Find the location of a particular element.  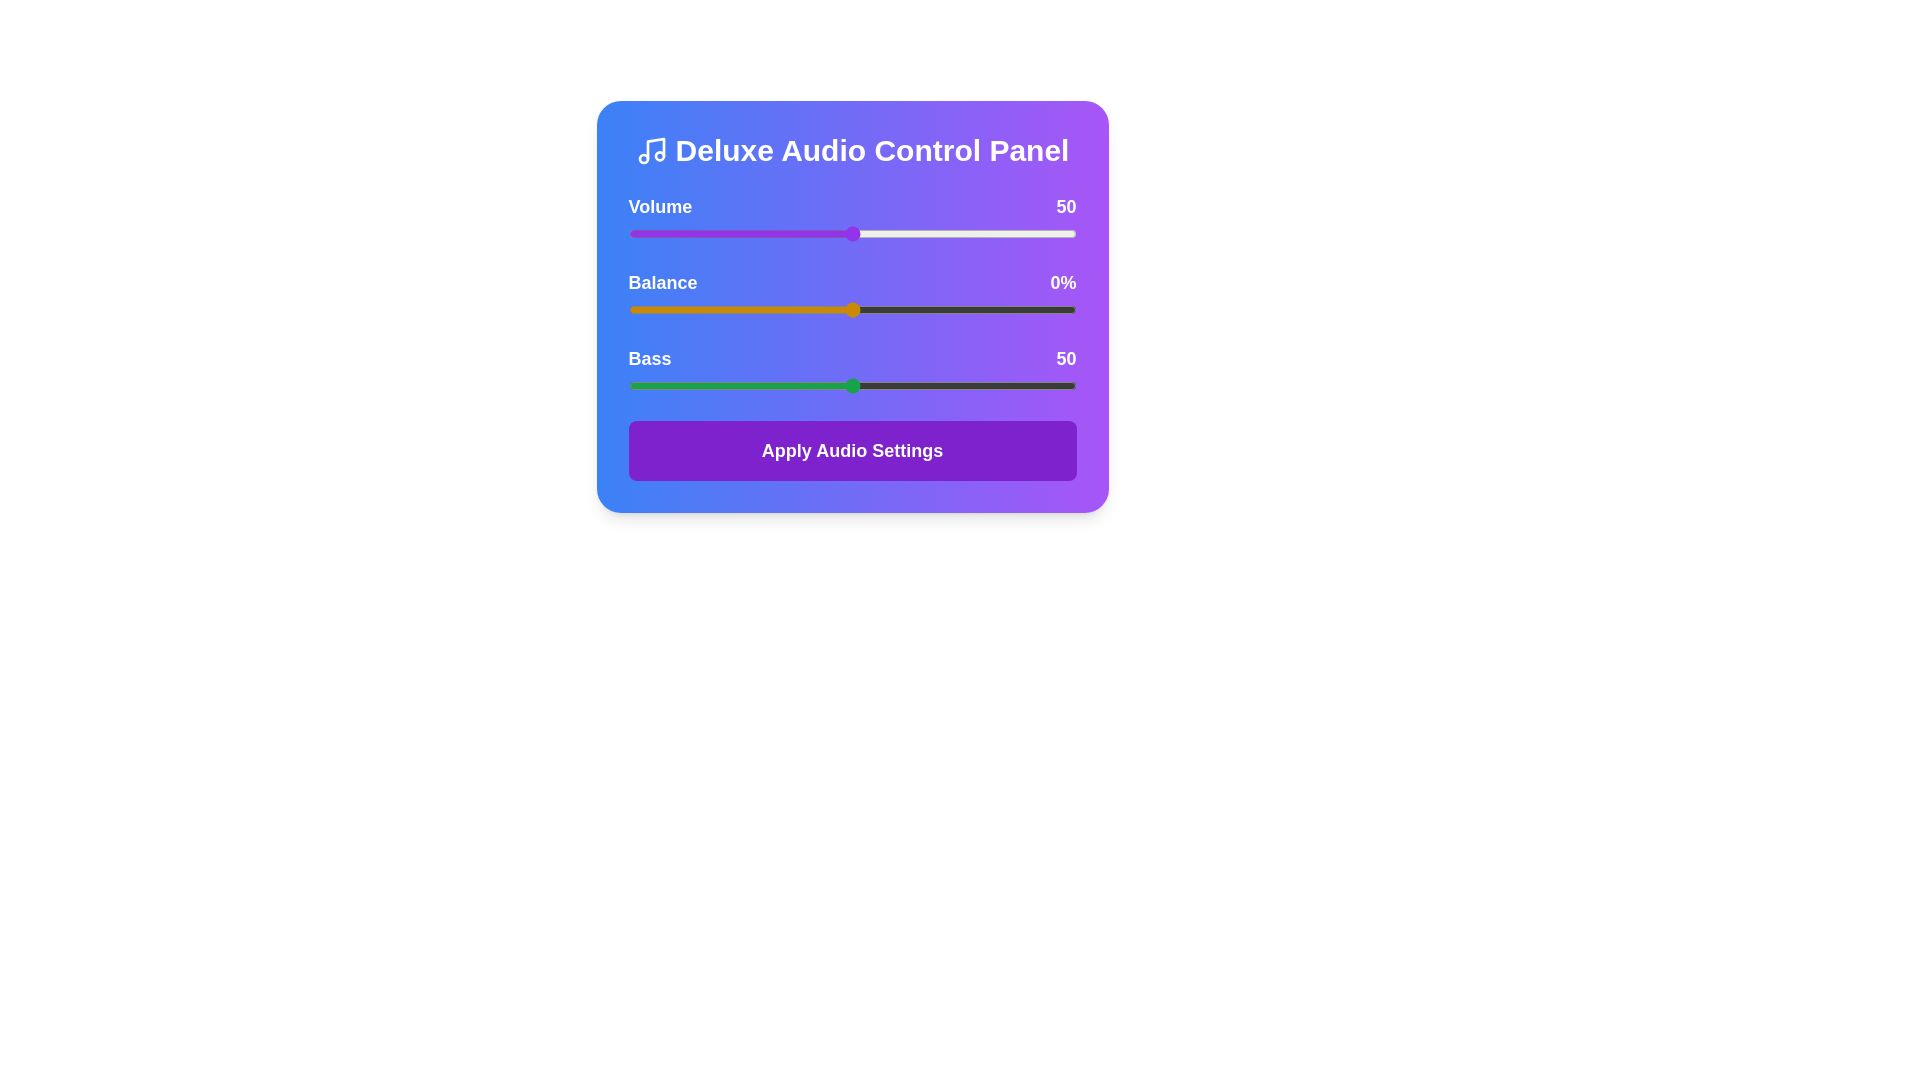

the horizontal slider labeled 'Bass 50' is located at coordinates (852, 370).